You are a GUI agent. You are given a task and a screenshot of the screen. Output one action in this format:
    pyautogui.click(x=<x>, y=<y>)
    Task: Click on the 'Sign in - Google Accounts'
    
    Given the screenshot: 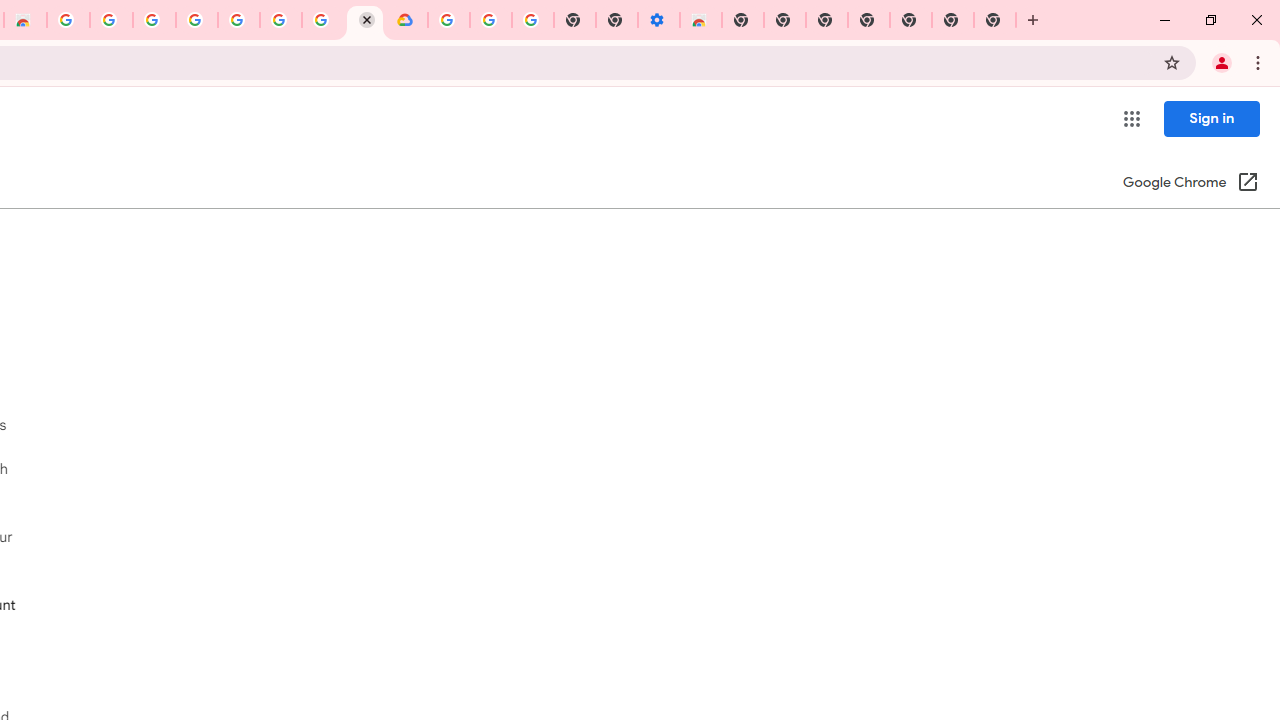 What is the action you would take?
    pyautogui.click(x=196, y=20)
    